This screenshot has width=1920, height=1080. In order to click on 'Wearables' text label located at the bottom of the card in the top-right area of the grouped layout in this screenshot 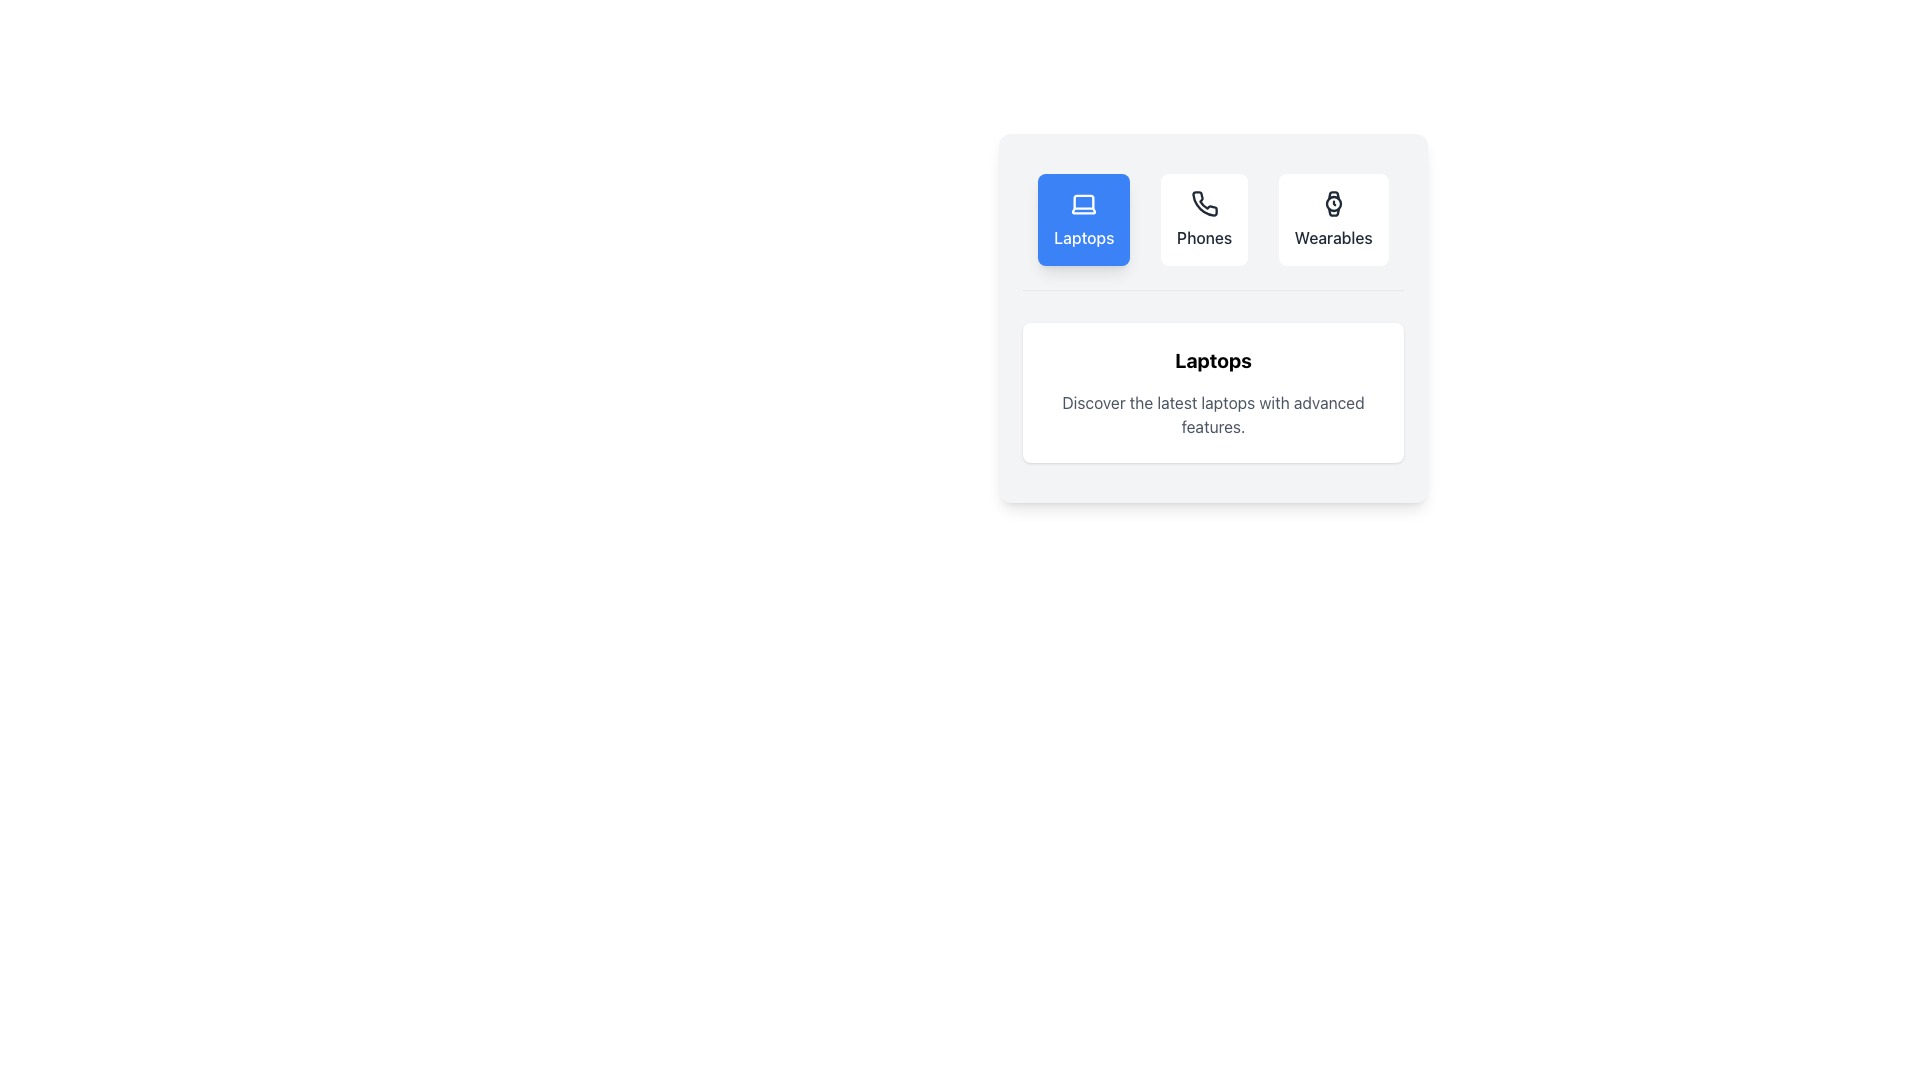, I will do `click(1333, 237)`.